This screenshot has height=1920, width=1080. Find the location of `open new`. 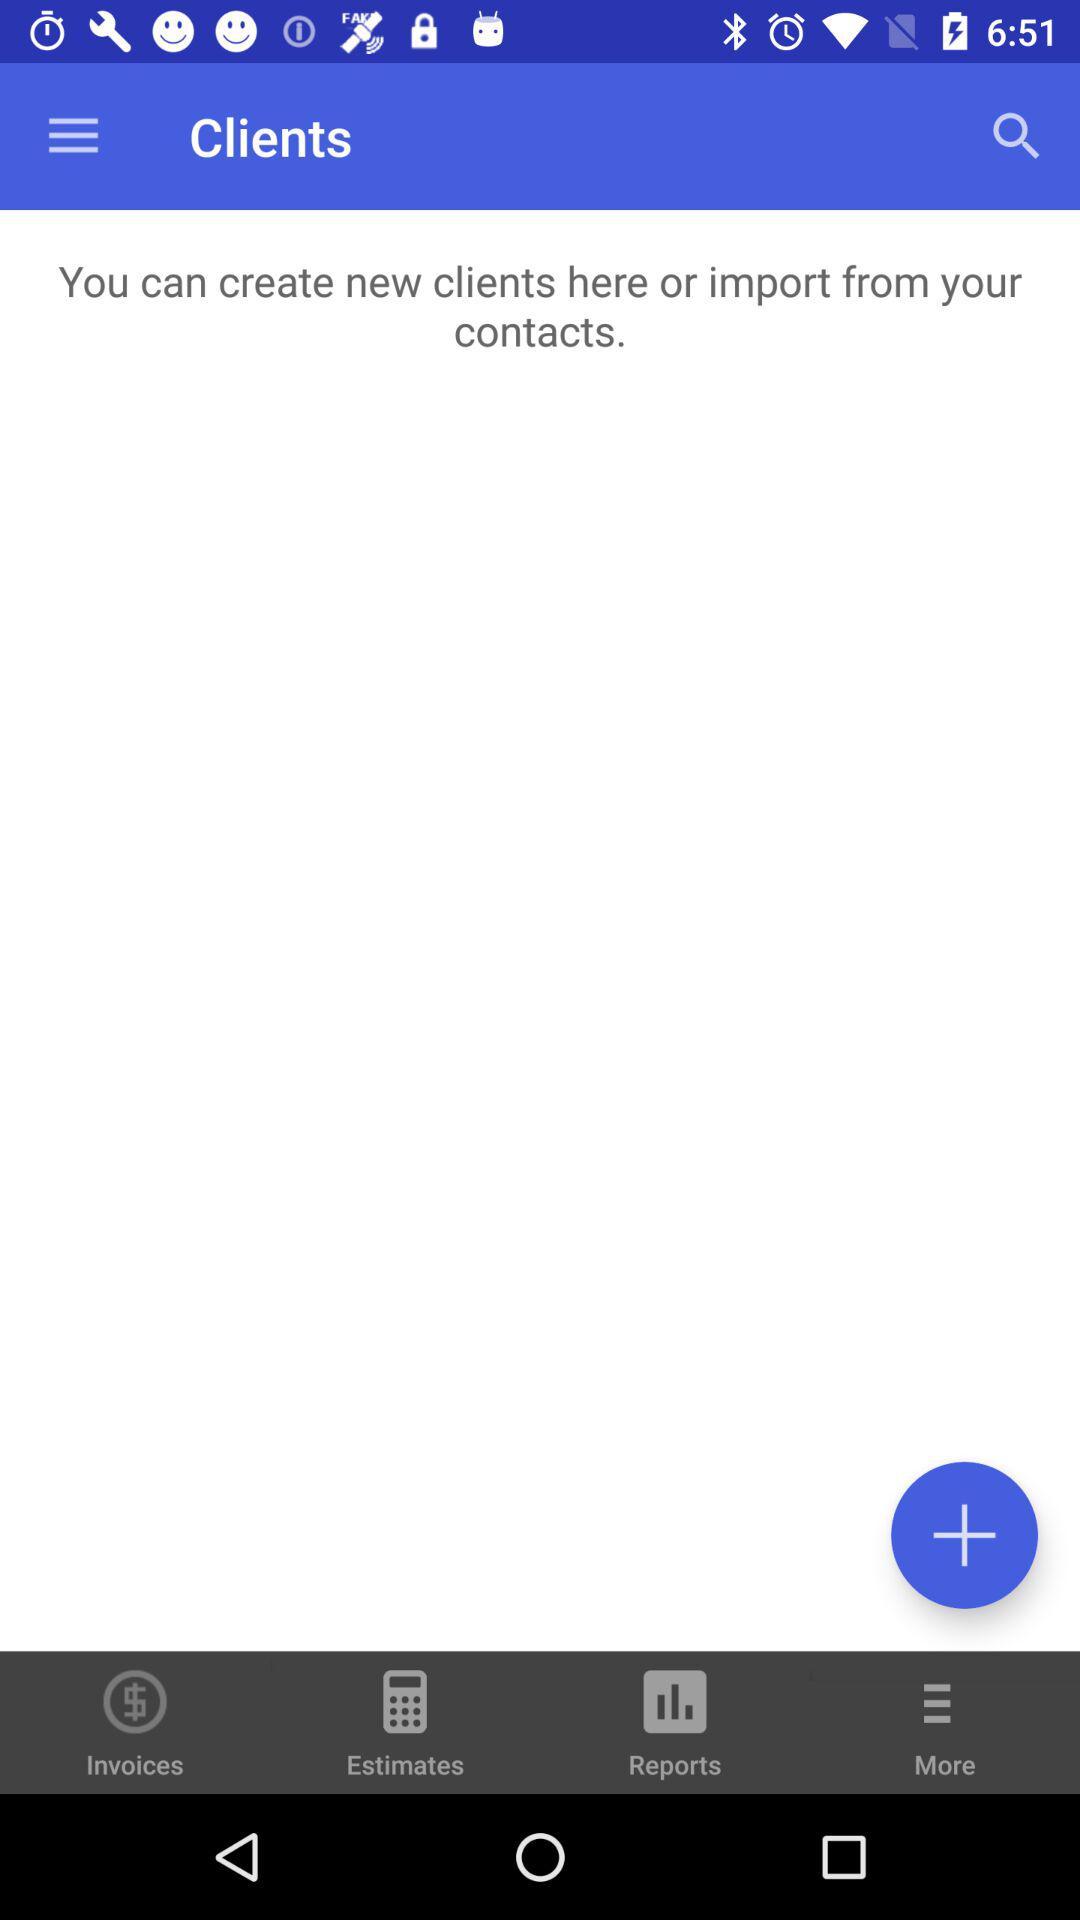

open new is located at coordinates (963, 1534).